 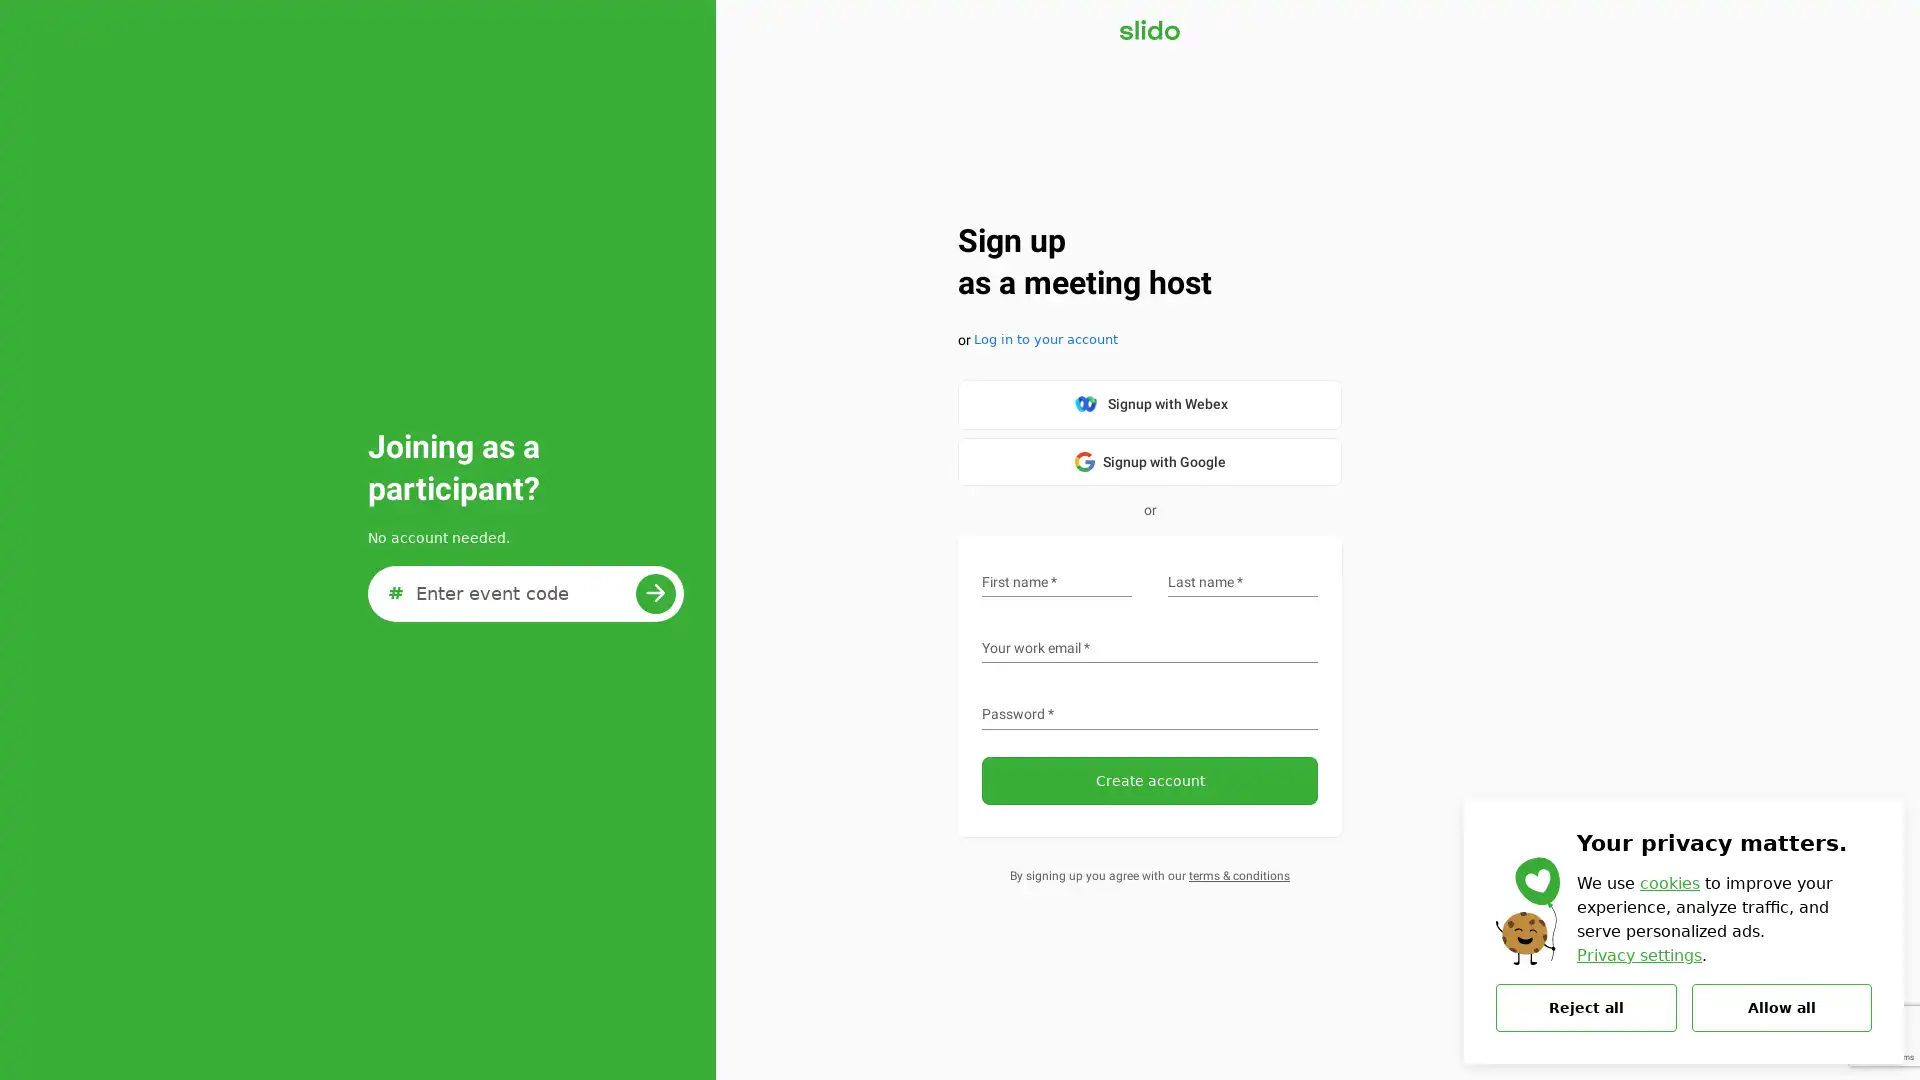 What do you see at coordinates (1584, 1007) in the screenshot?
I see `Reject all` at bounding box center [1584, 1007].